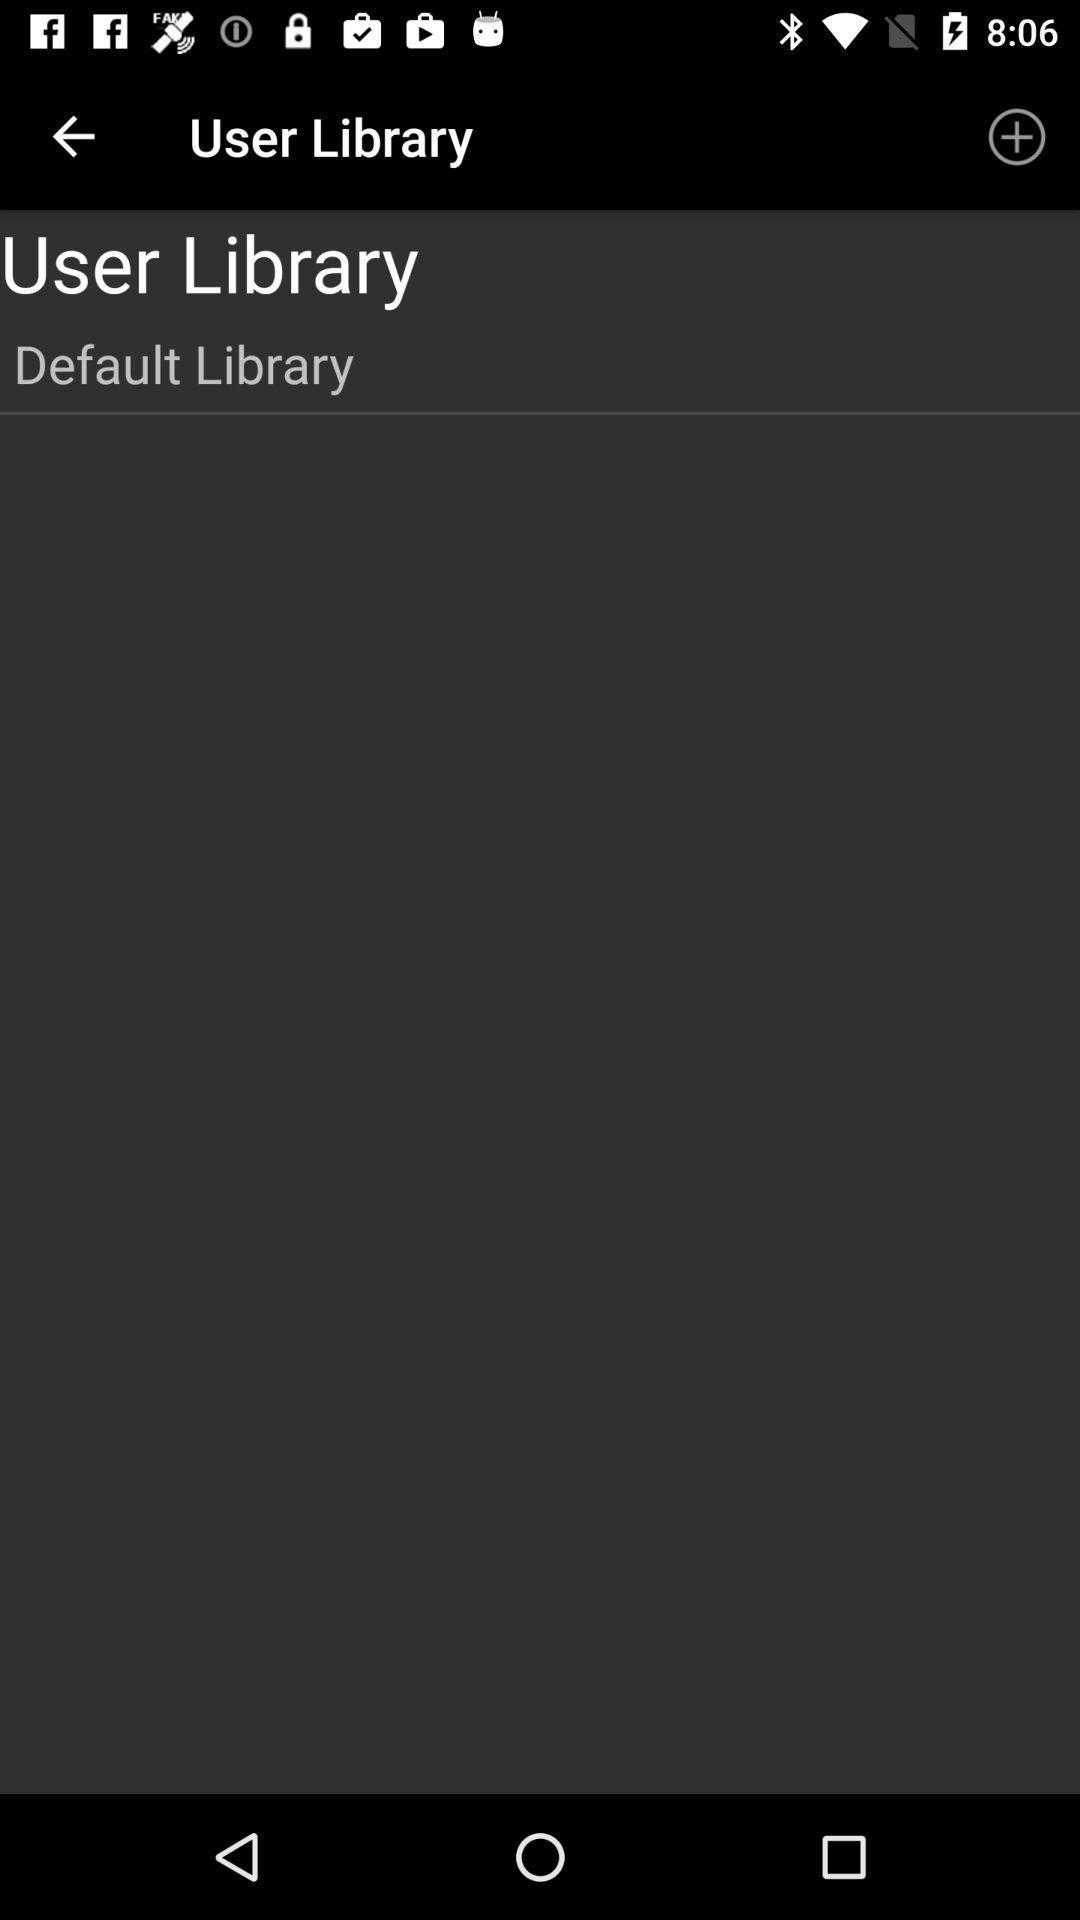  What do you see at coordinates (1017, 135) in the screenshot?
I see `the item at the top right corner` at bounding box center [1017, 135].